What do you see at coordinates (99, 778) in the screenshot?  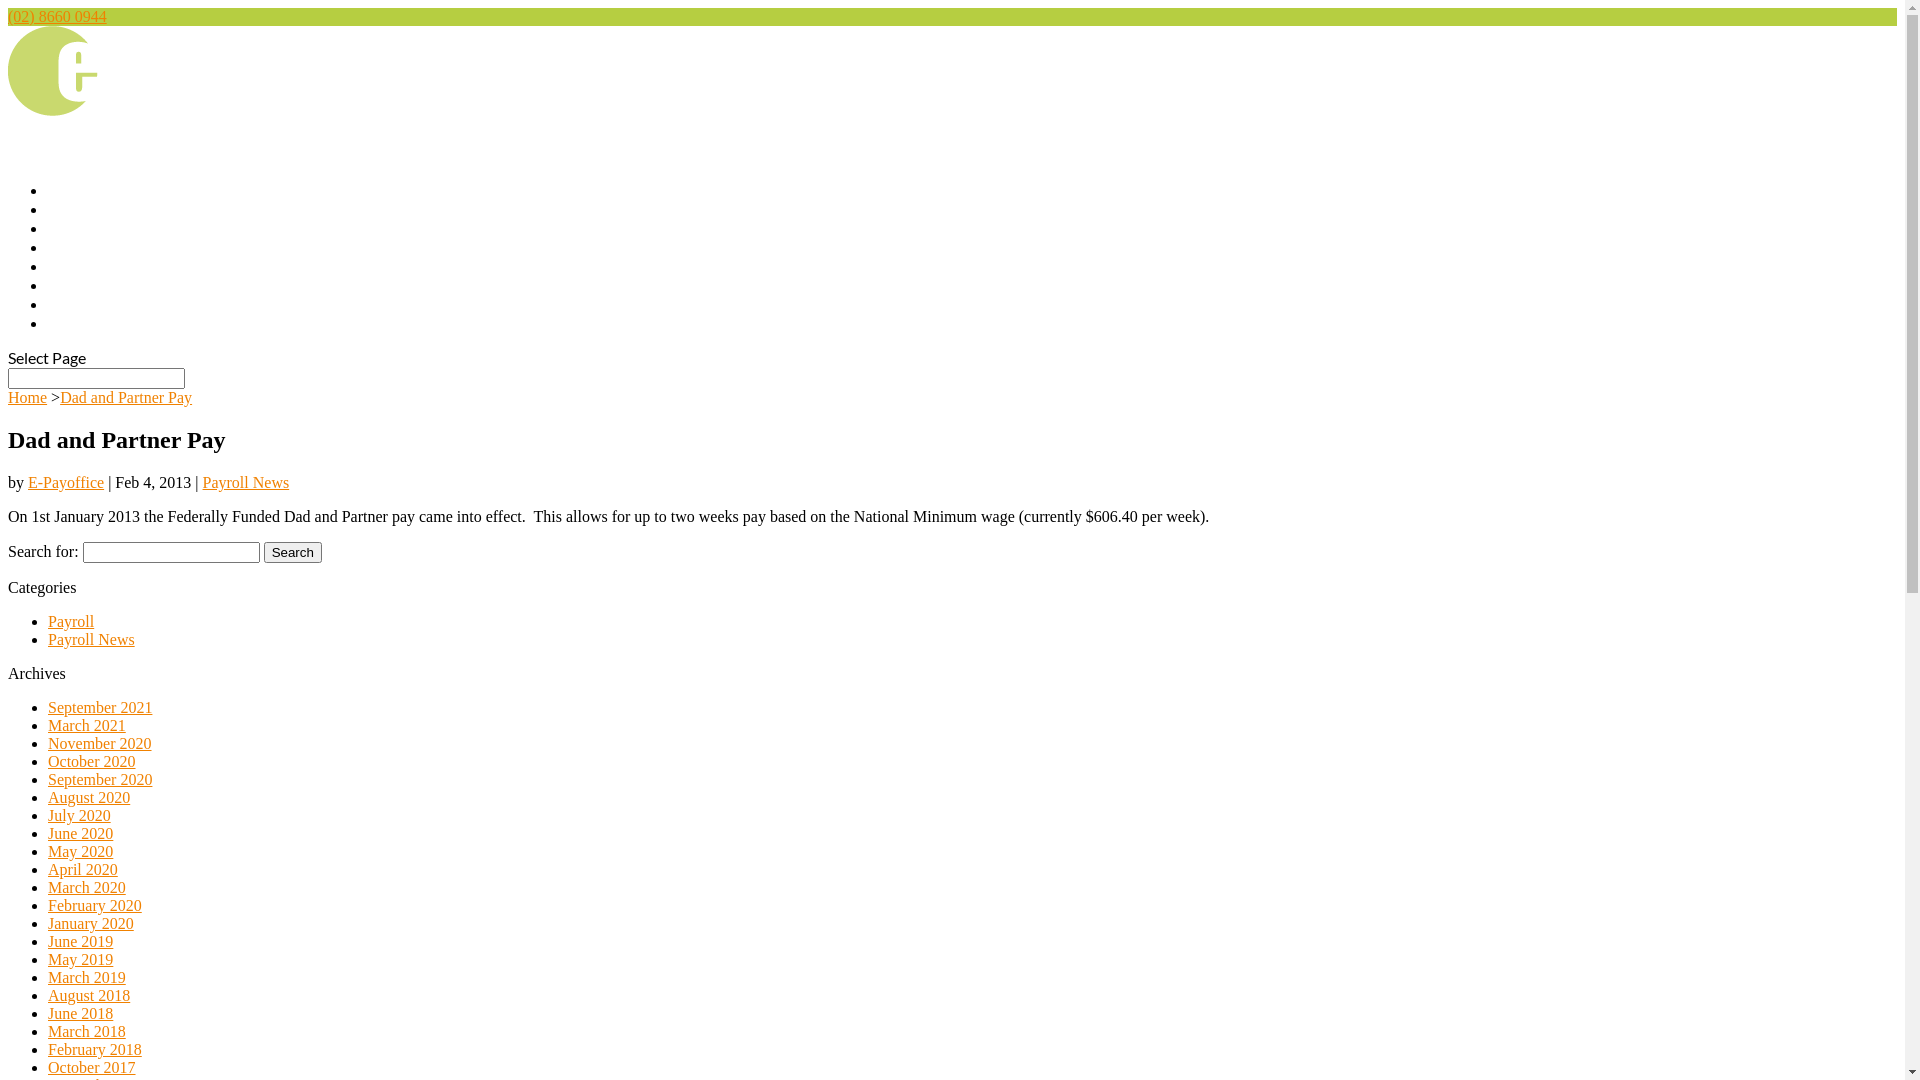 I see `'September 2020'` at bounding box center [99, 778].